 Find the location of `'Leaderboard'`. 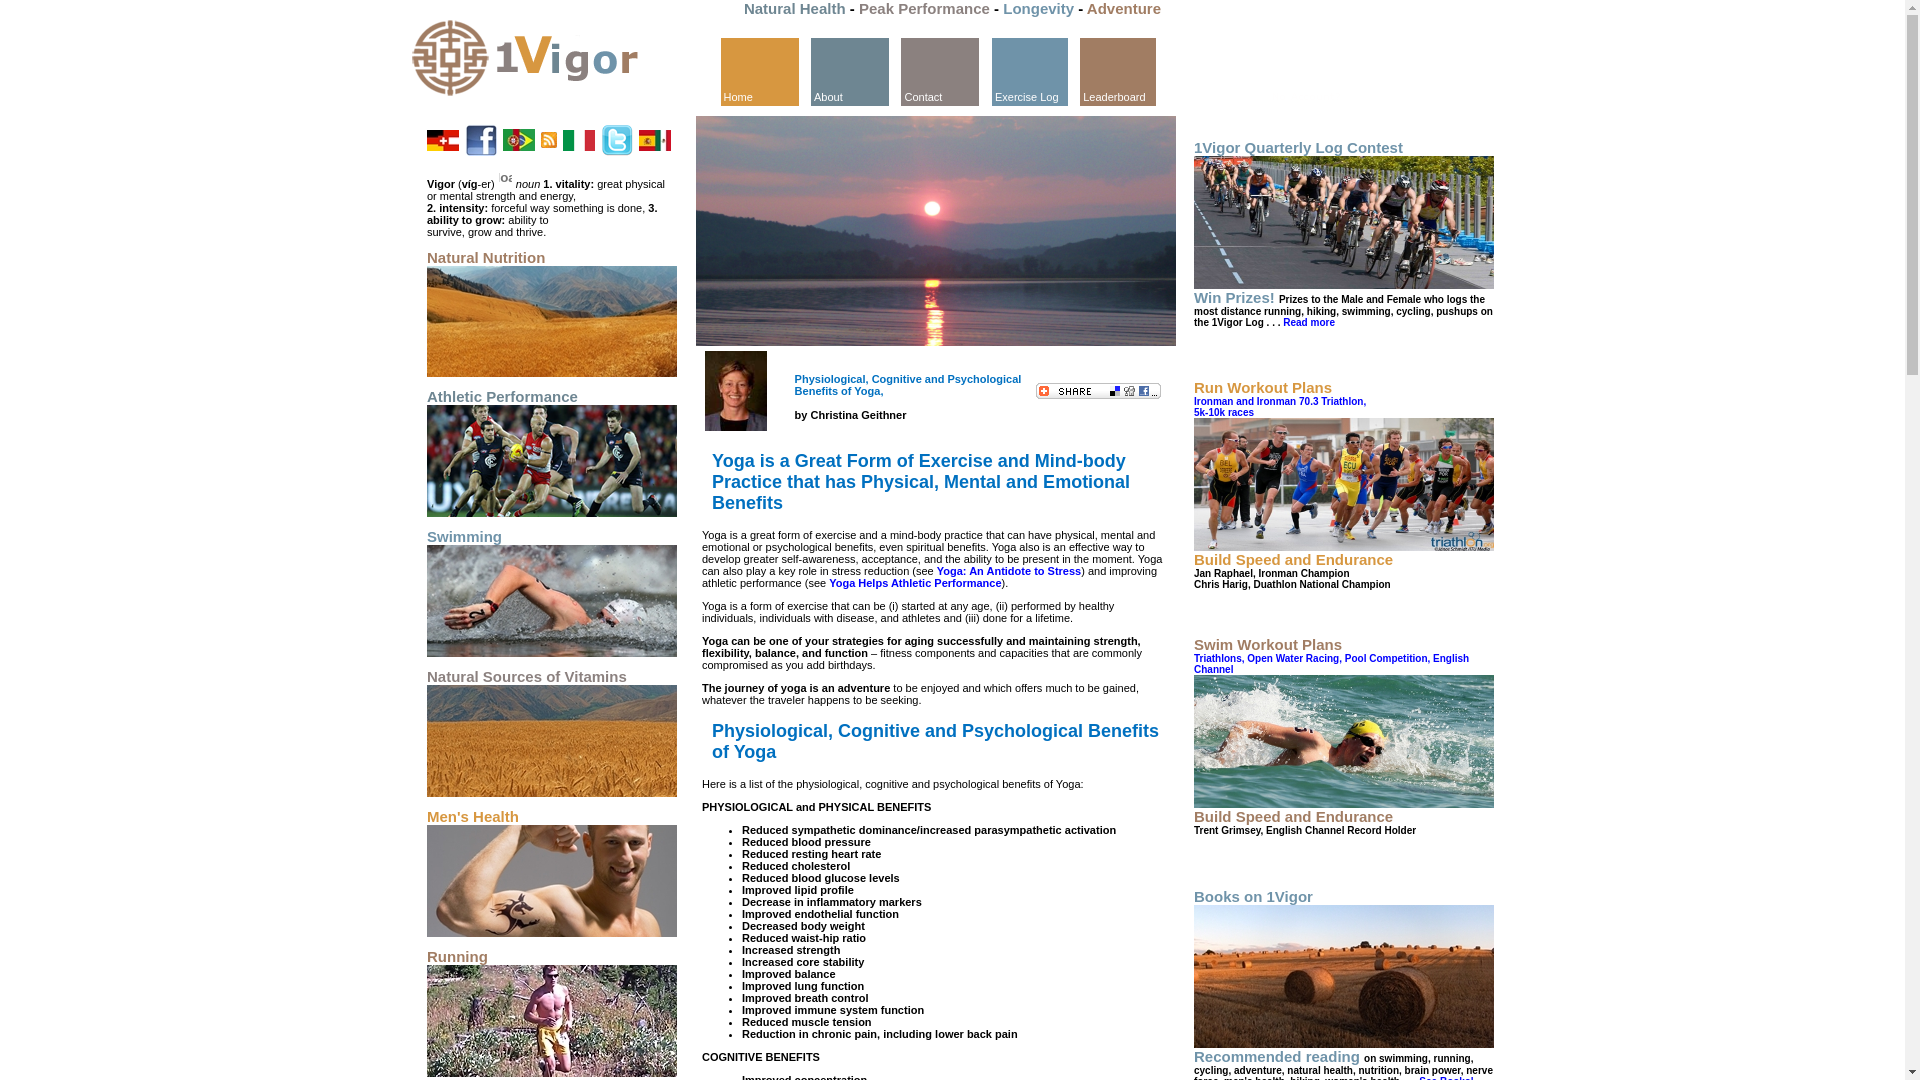

'Leaderboard' is located at coordinates (1117, 69).